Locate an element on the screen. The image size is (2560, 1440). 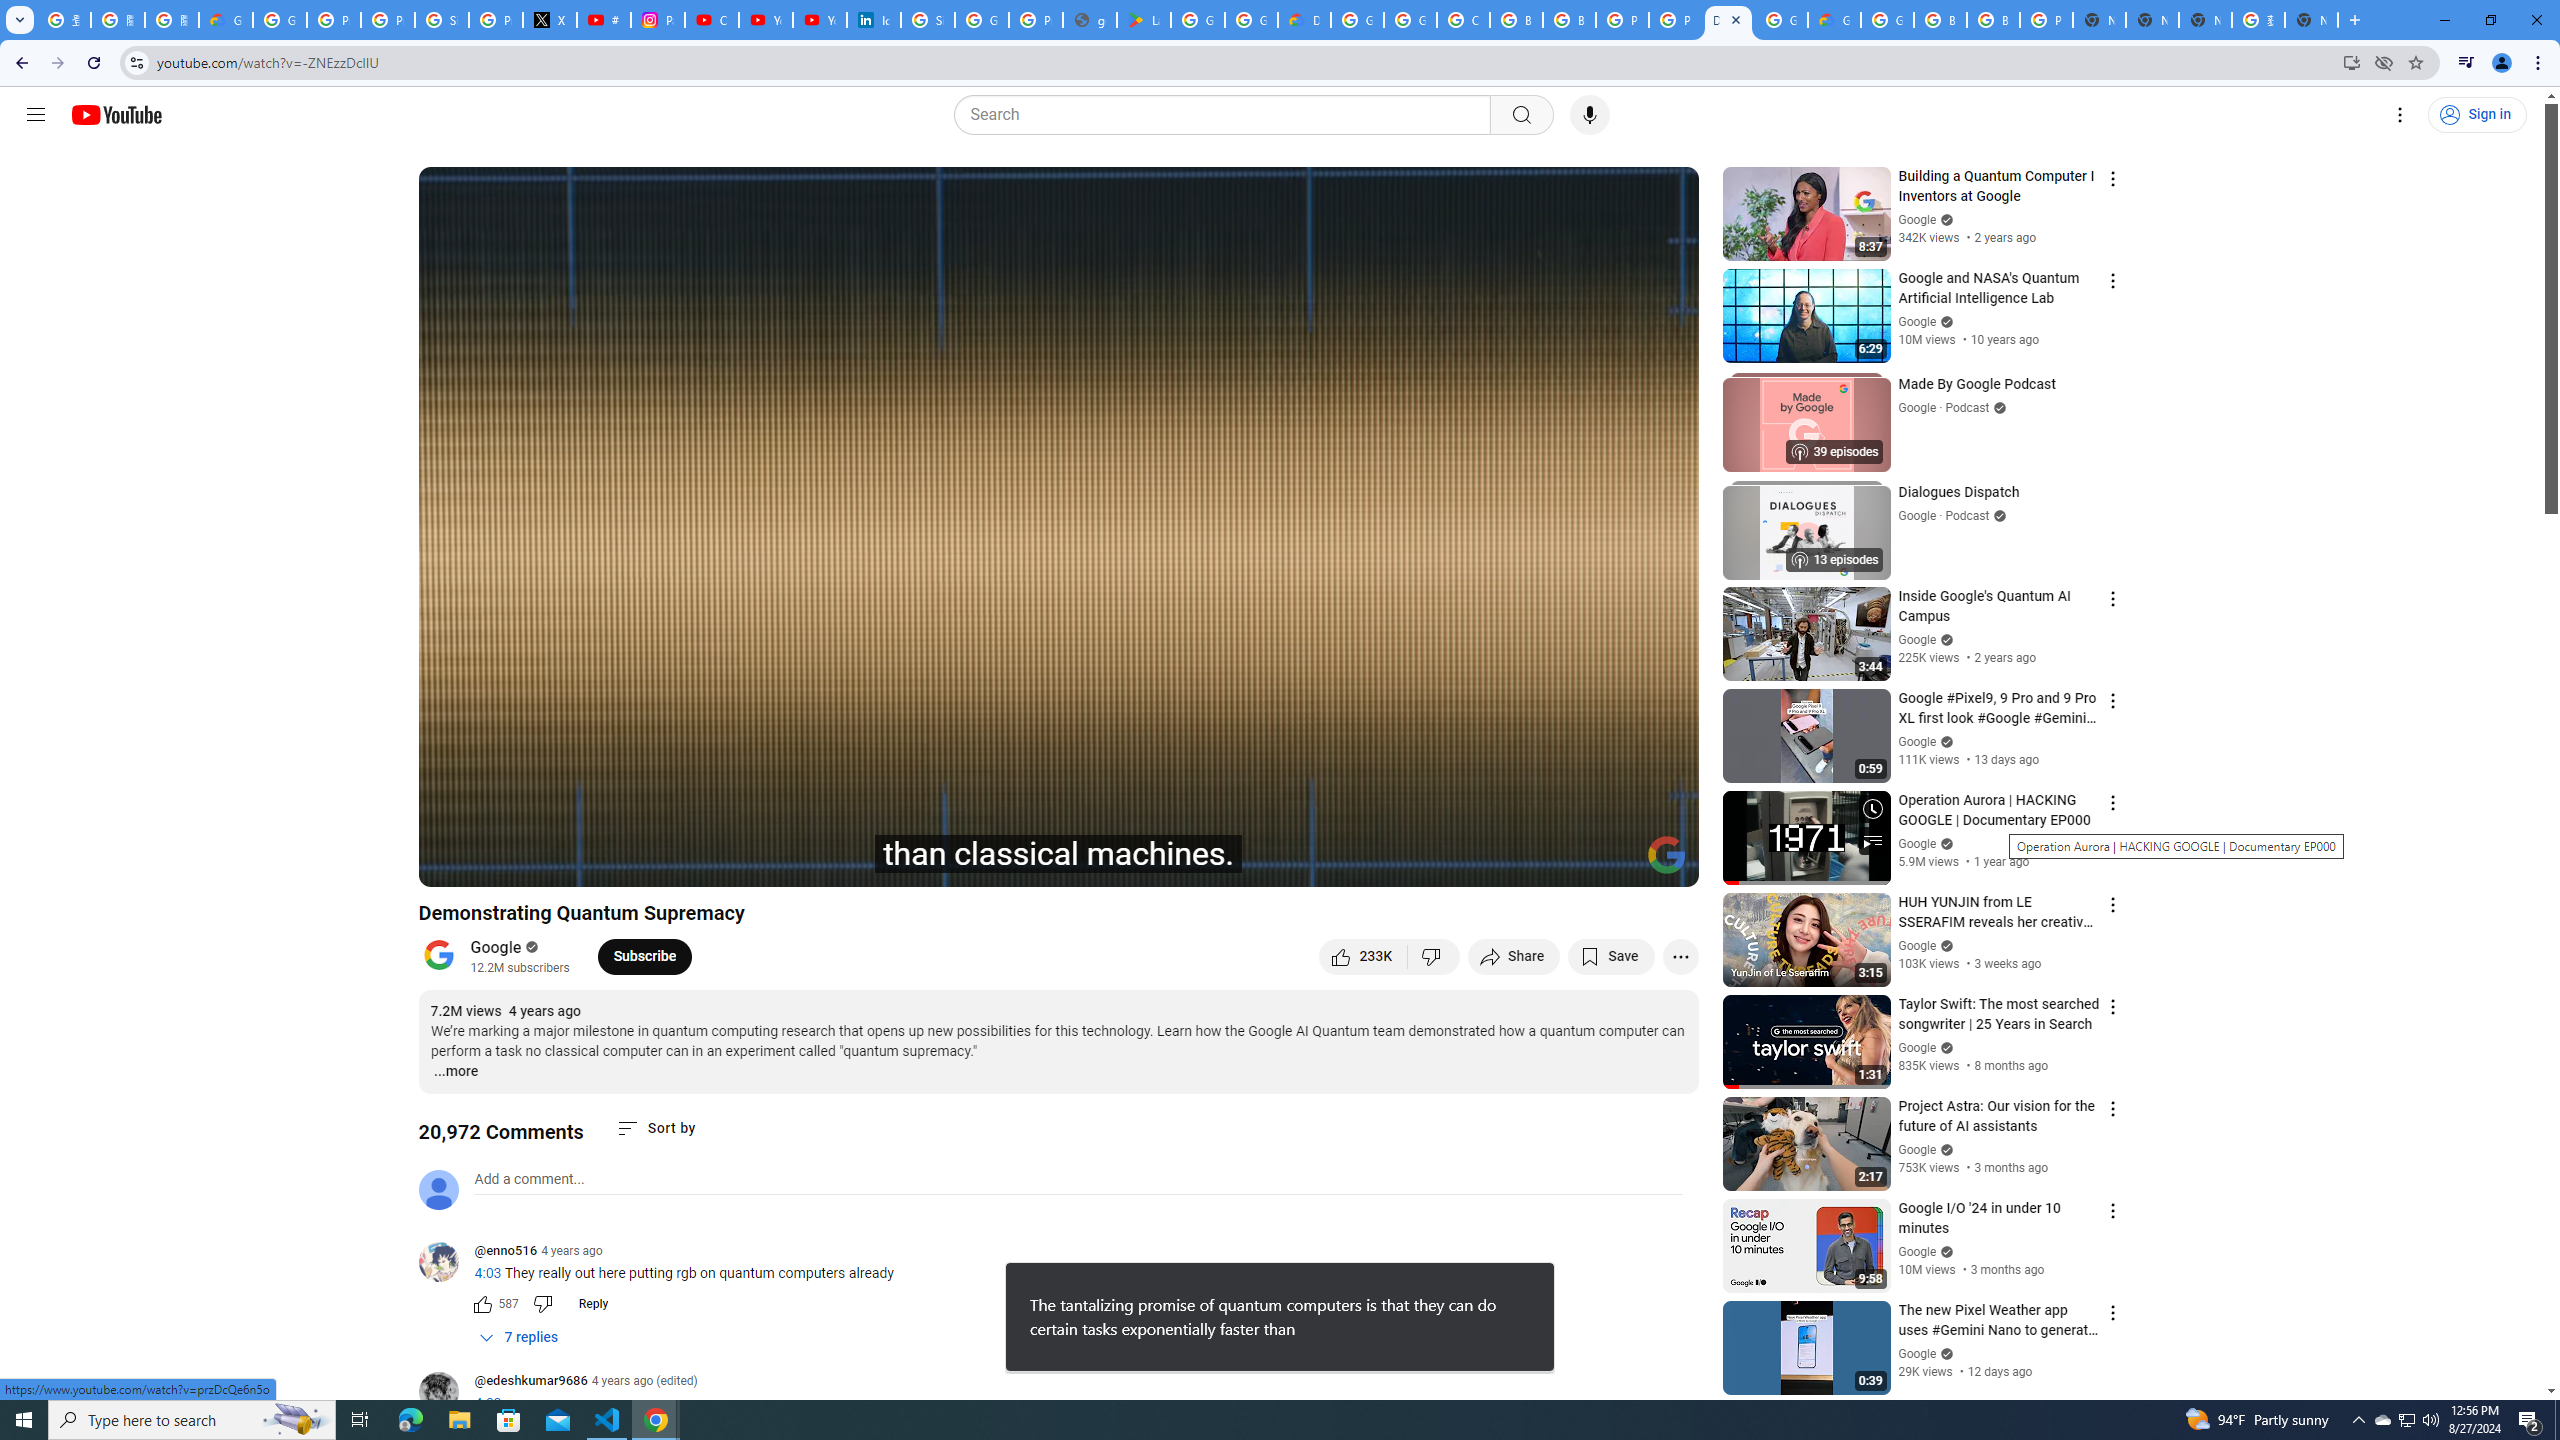
'Share' is located at coordinates (1513, 955).